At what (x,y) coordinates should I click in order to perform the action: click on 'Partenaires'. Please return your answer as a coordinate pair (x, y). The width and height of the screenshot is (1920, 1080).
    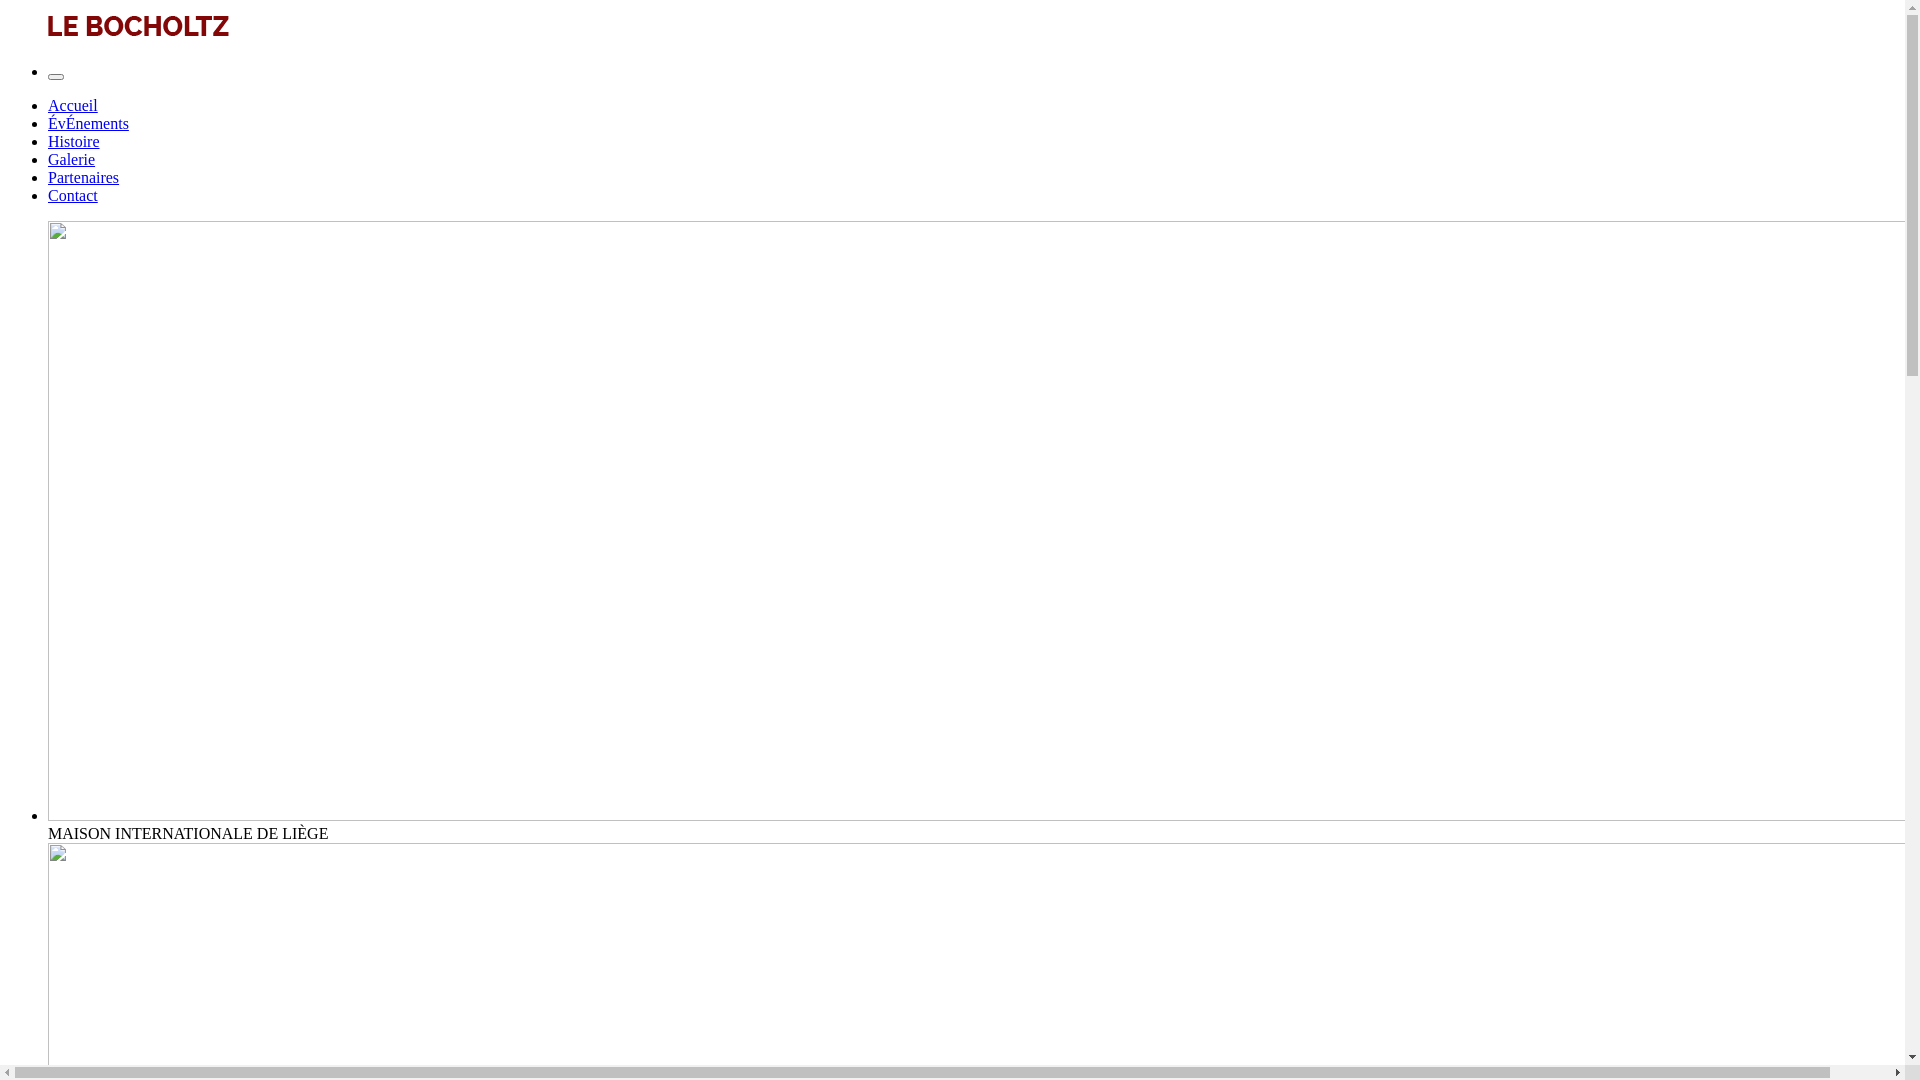
    Looking at the image, I should click on (82, 176).